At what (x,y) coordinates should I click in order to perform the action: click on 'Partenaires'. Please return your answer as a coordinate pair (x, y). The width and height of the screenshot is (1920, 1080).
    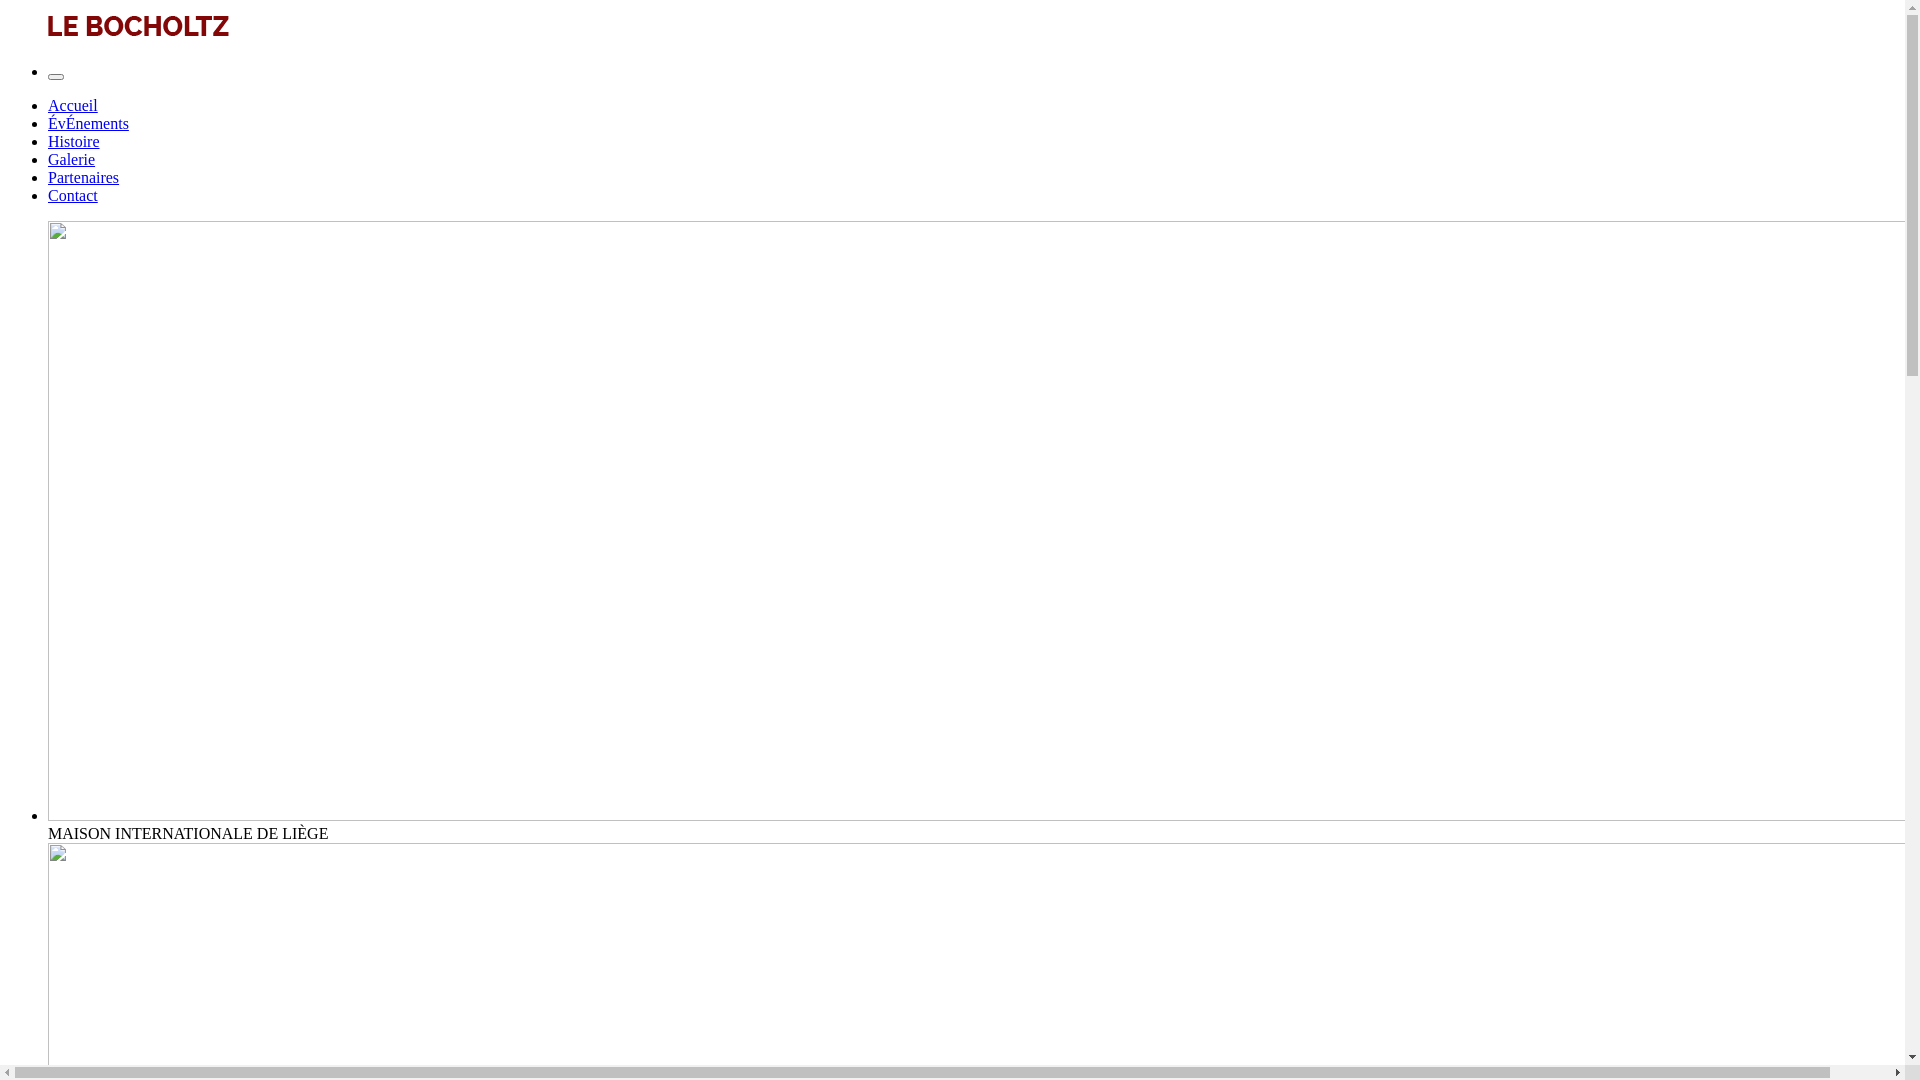
    Looking at the image, I should click on (82, 176).